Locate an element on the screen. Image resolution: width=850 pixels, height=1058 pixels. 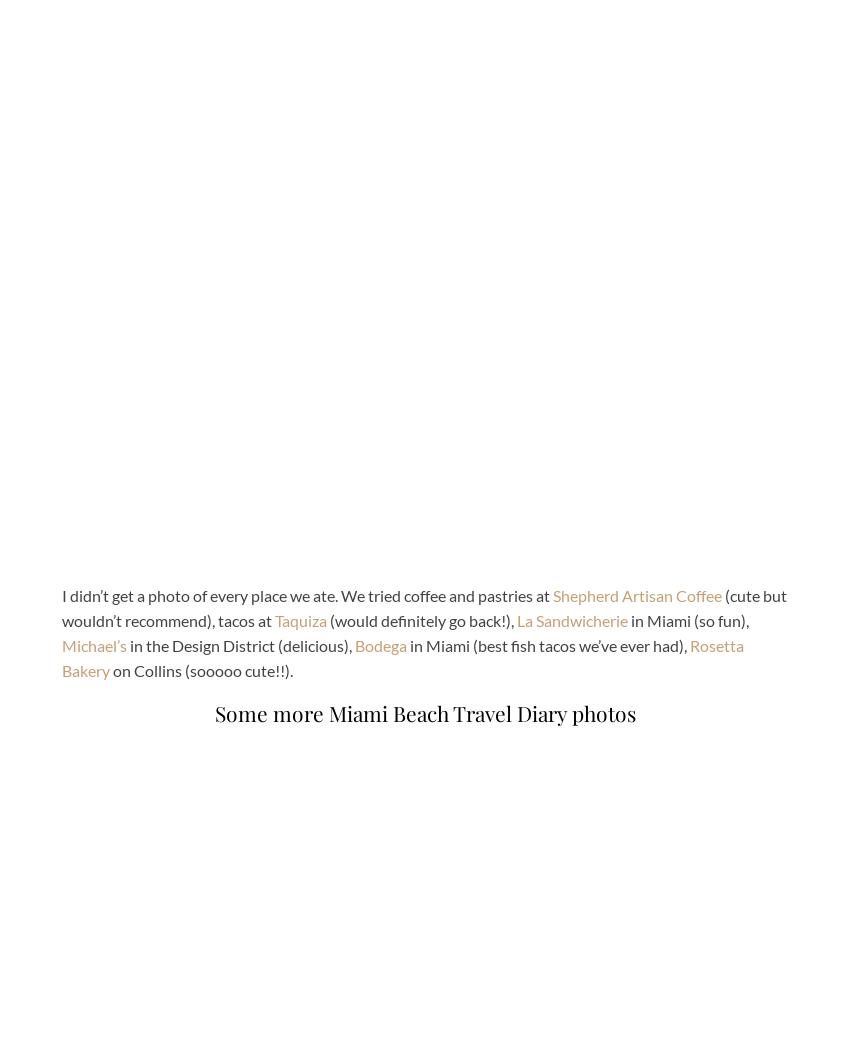
'(would definitely go back!),' is located at coordinates (422, 619).